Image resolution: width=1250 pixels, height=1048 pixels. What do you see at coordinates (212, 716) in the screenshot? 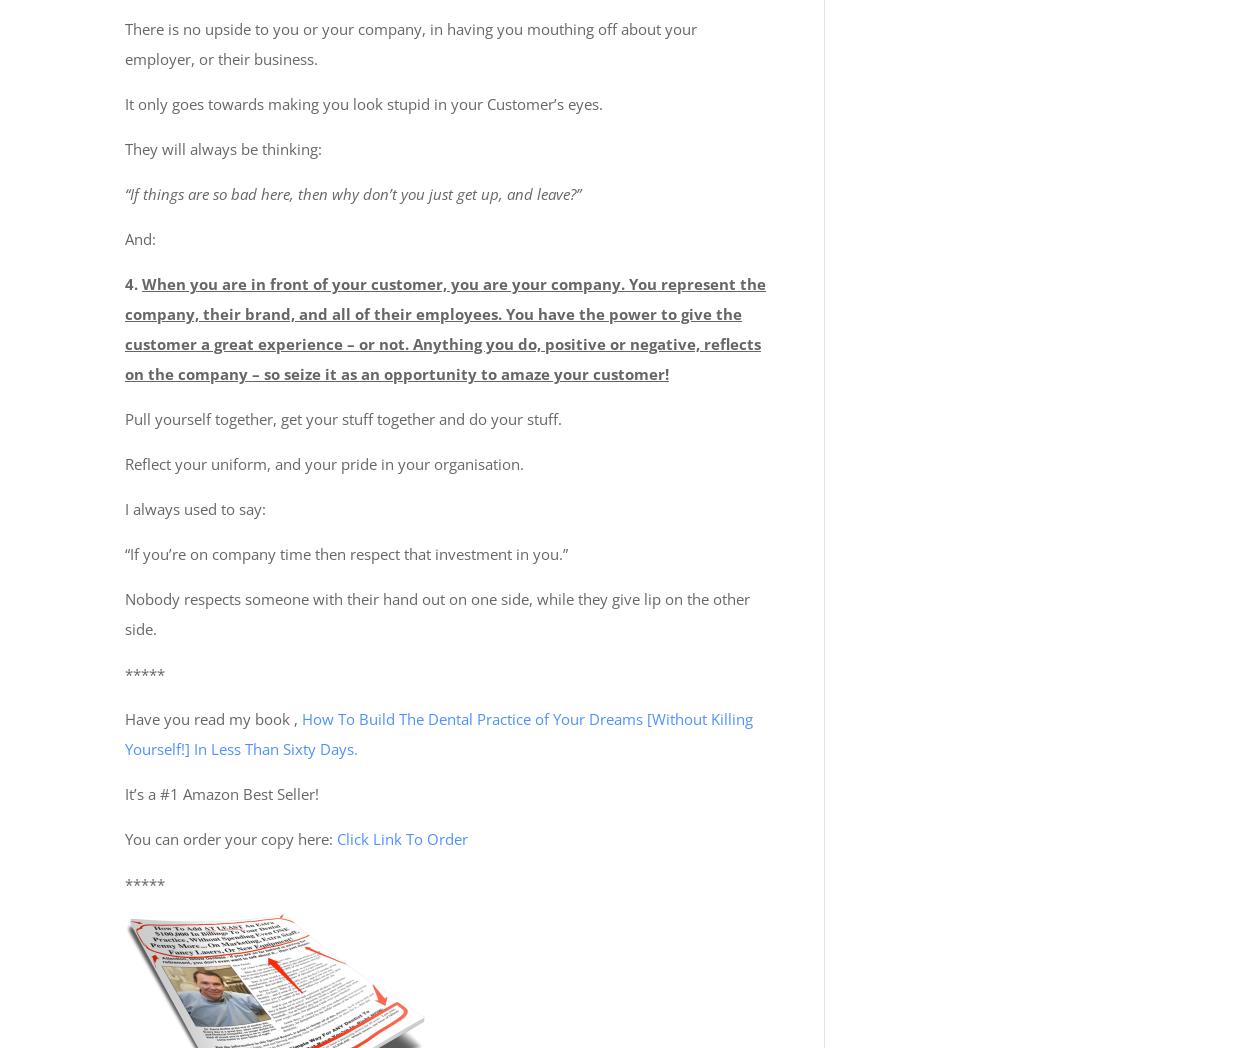
I see `'Have you read my book ,'` at bounding box center [212, 716].